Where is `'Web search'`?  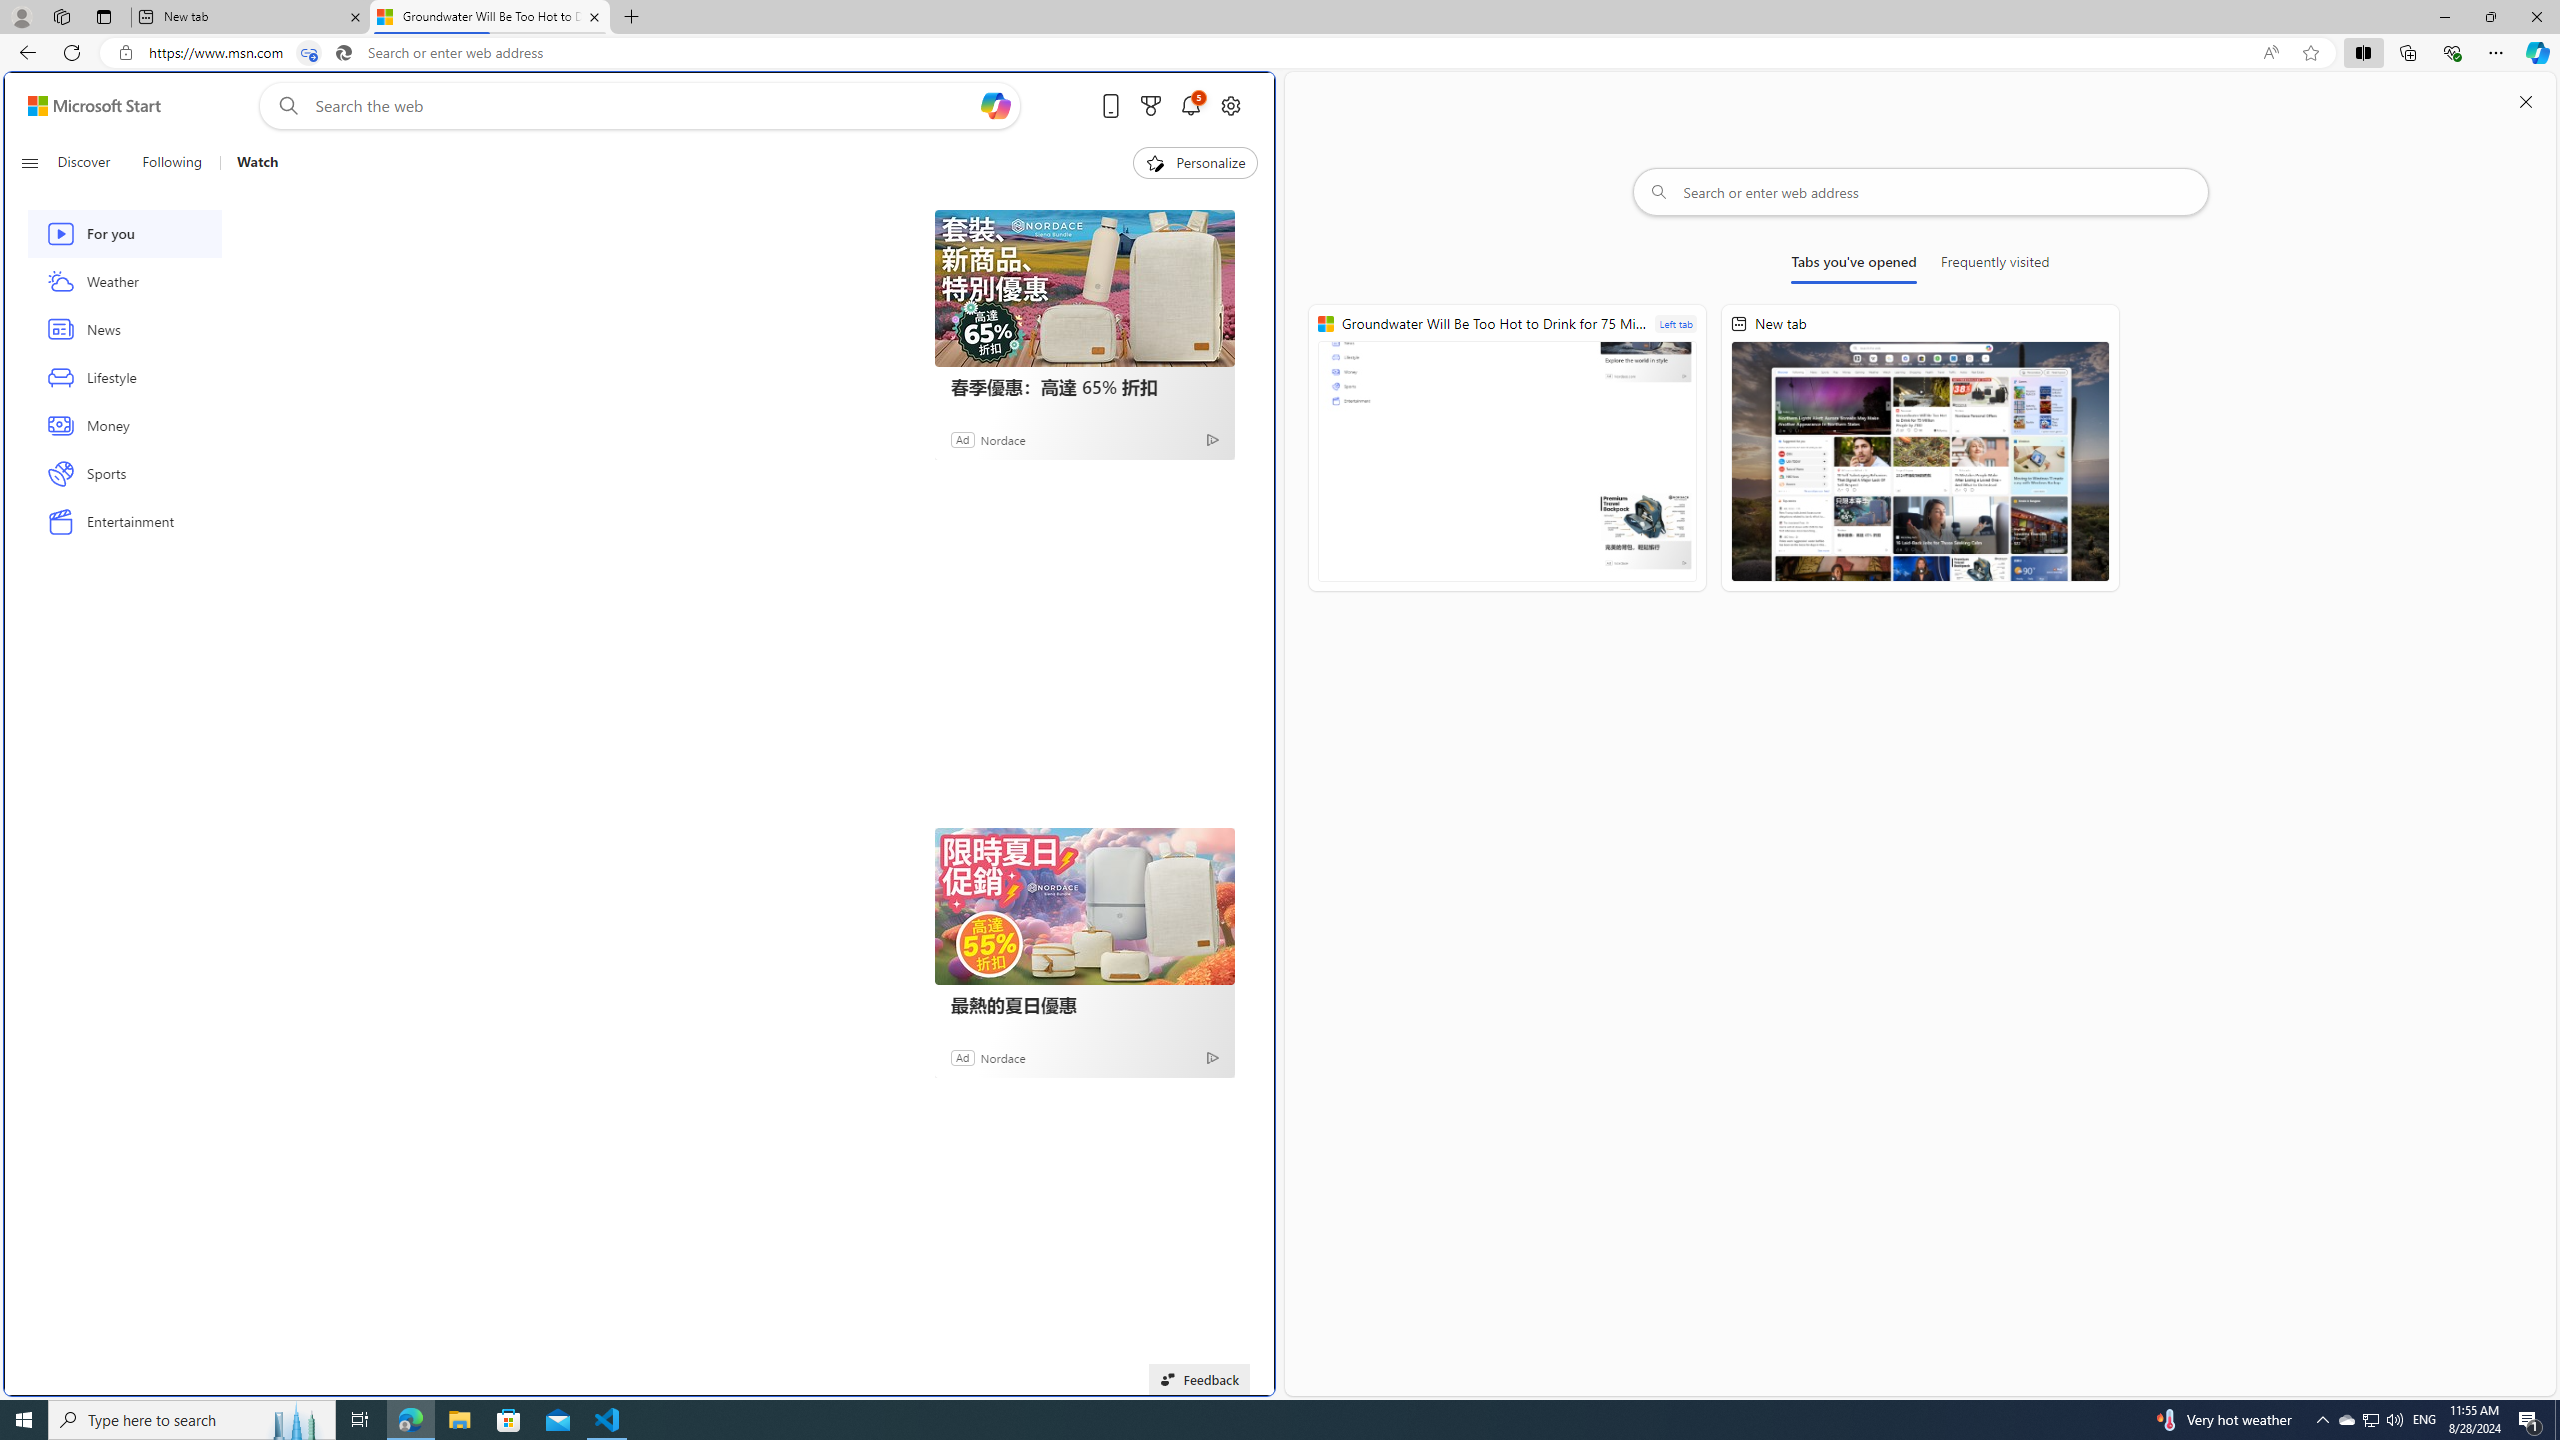
'Web search' is located at coordinates (284, 106).